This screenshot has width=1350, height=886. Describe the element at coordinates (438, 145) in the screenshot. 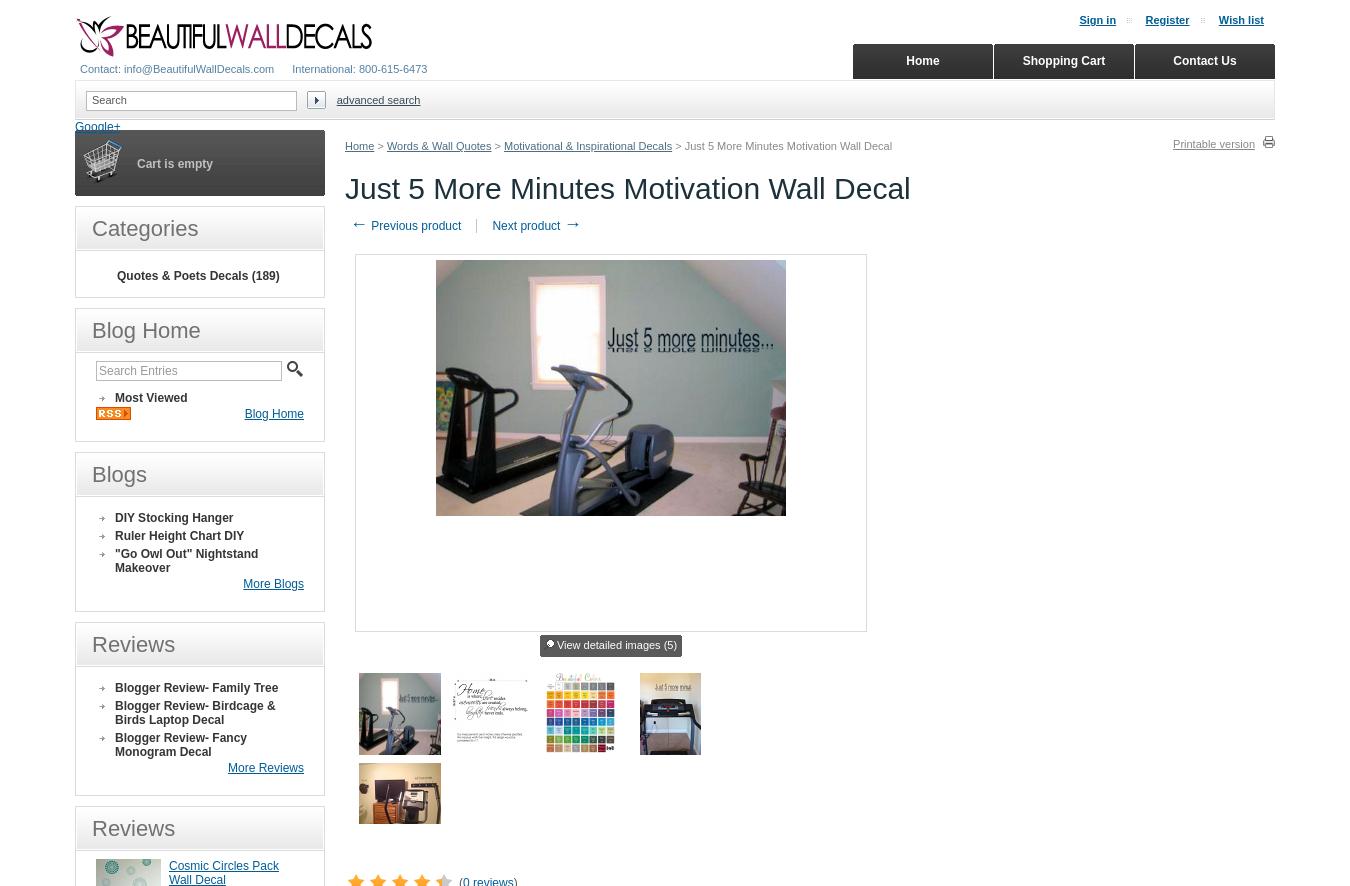

I see `'Words & Wall Quotes'` at that location.